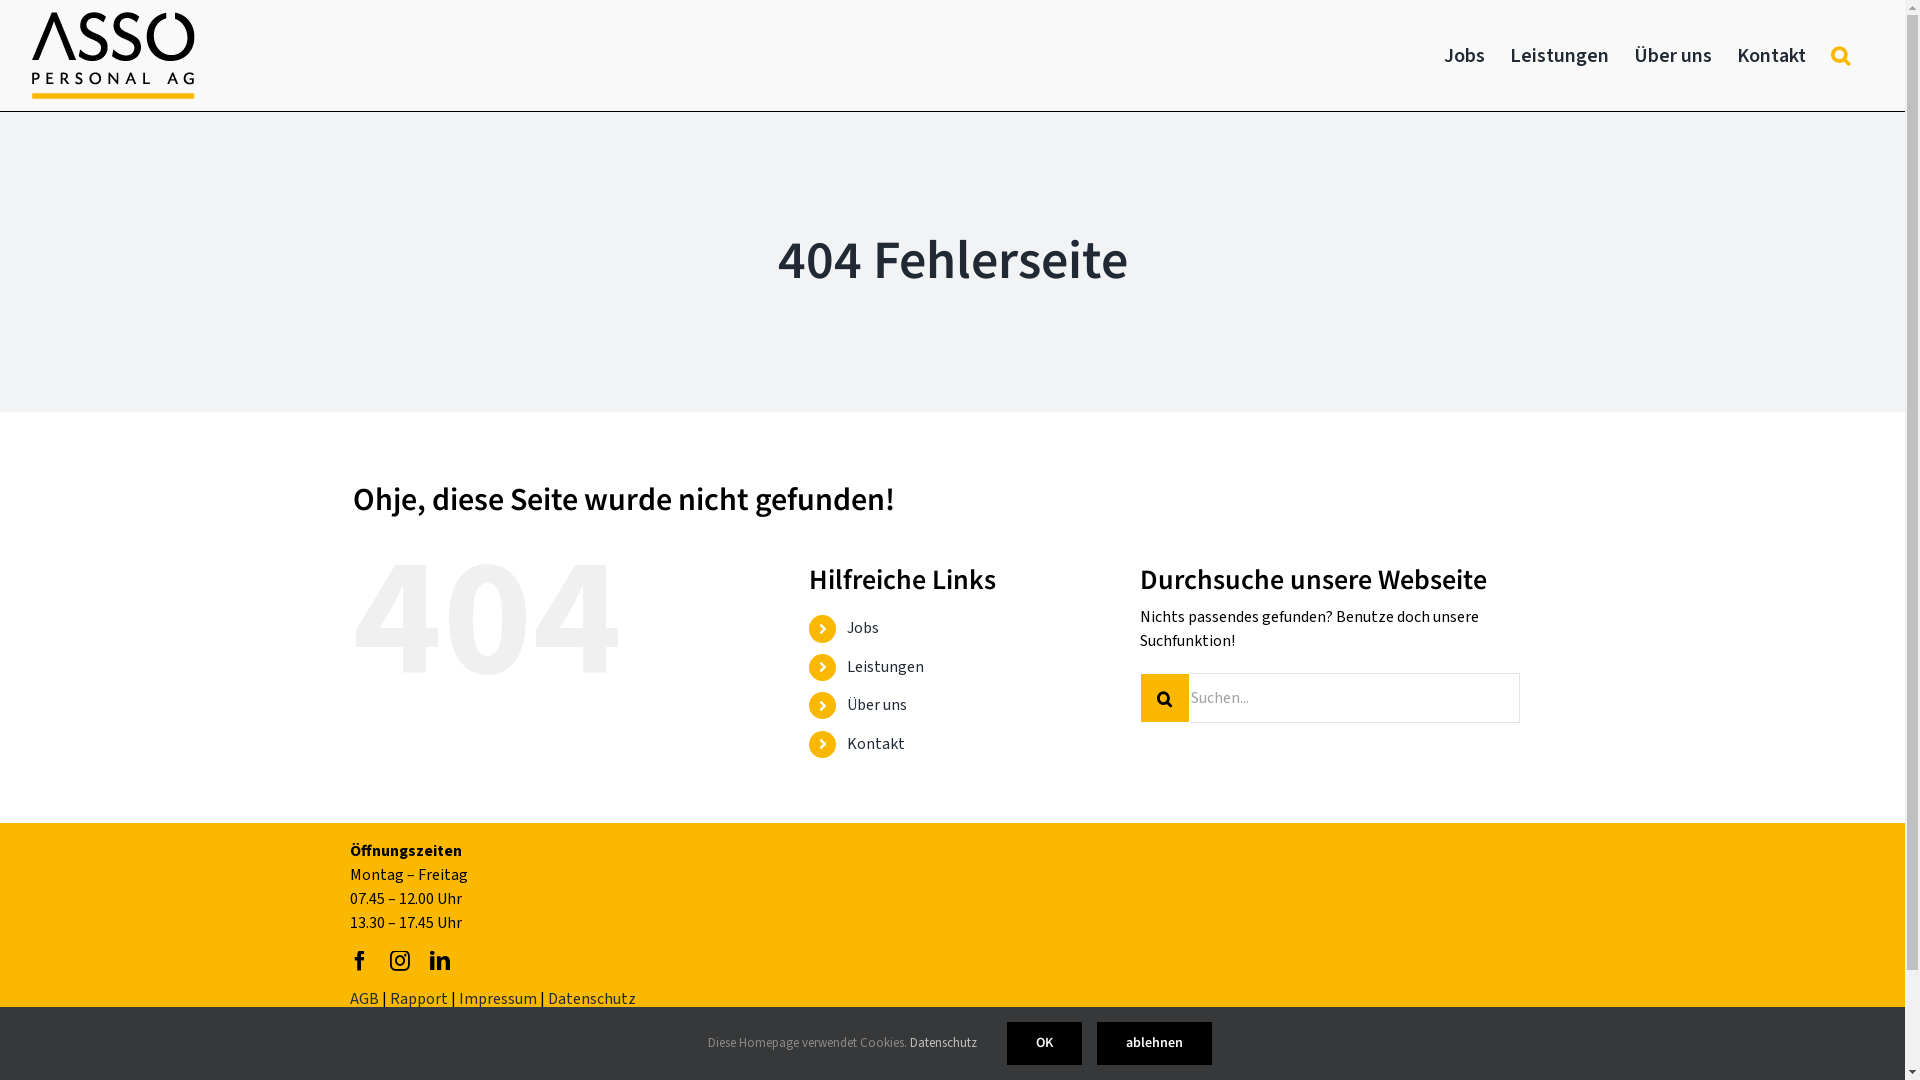 This screenshot has height=1080, width=1920. I want to click on 'Impressum', so click(498, 999).